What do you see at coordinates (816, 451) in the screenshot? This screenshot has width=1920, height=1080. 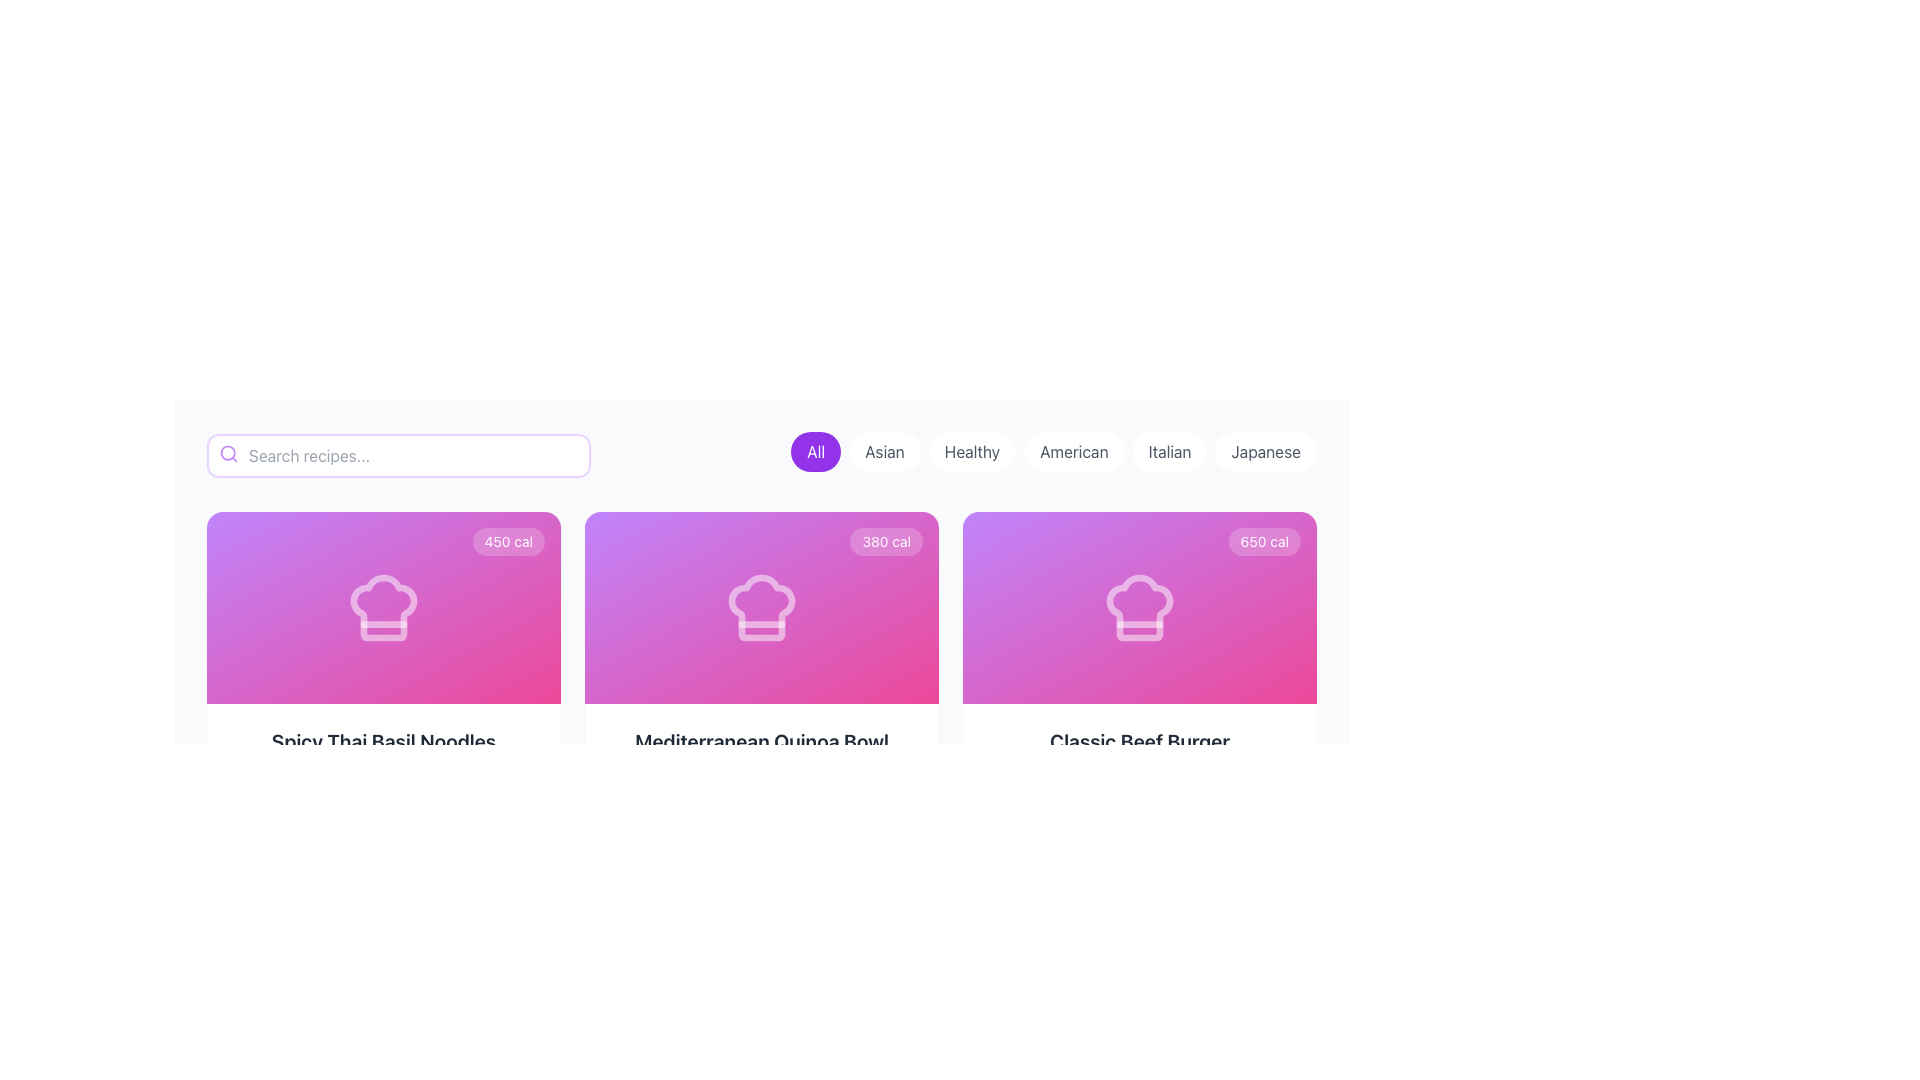 I see `the round-cornered button labeled 'All' with white text on a purple background` at bounding box center [816, 451].